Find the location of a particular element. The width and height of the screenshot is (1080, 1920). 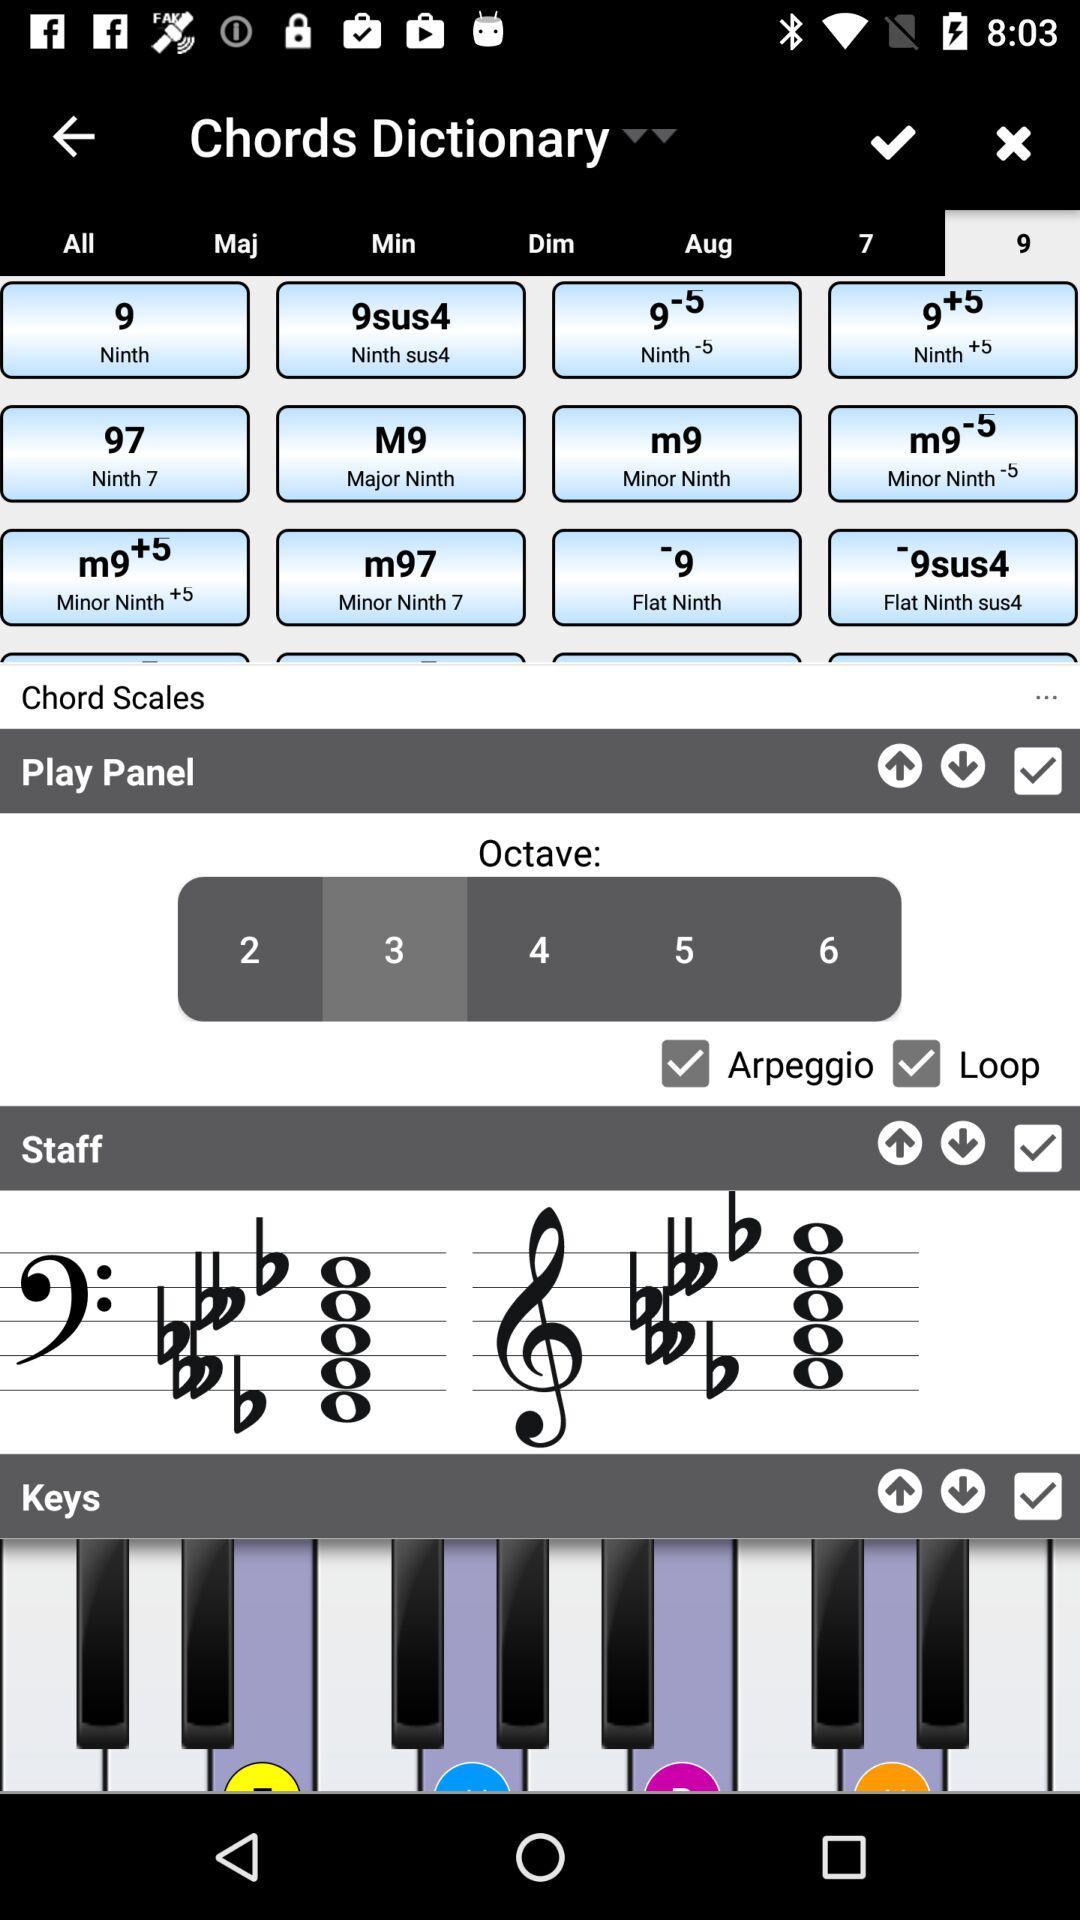

piano black key is located at coordinates (837, 1643).